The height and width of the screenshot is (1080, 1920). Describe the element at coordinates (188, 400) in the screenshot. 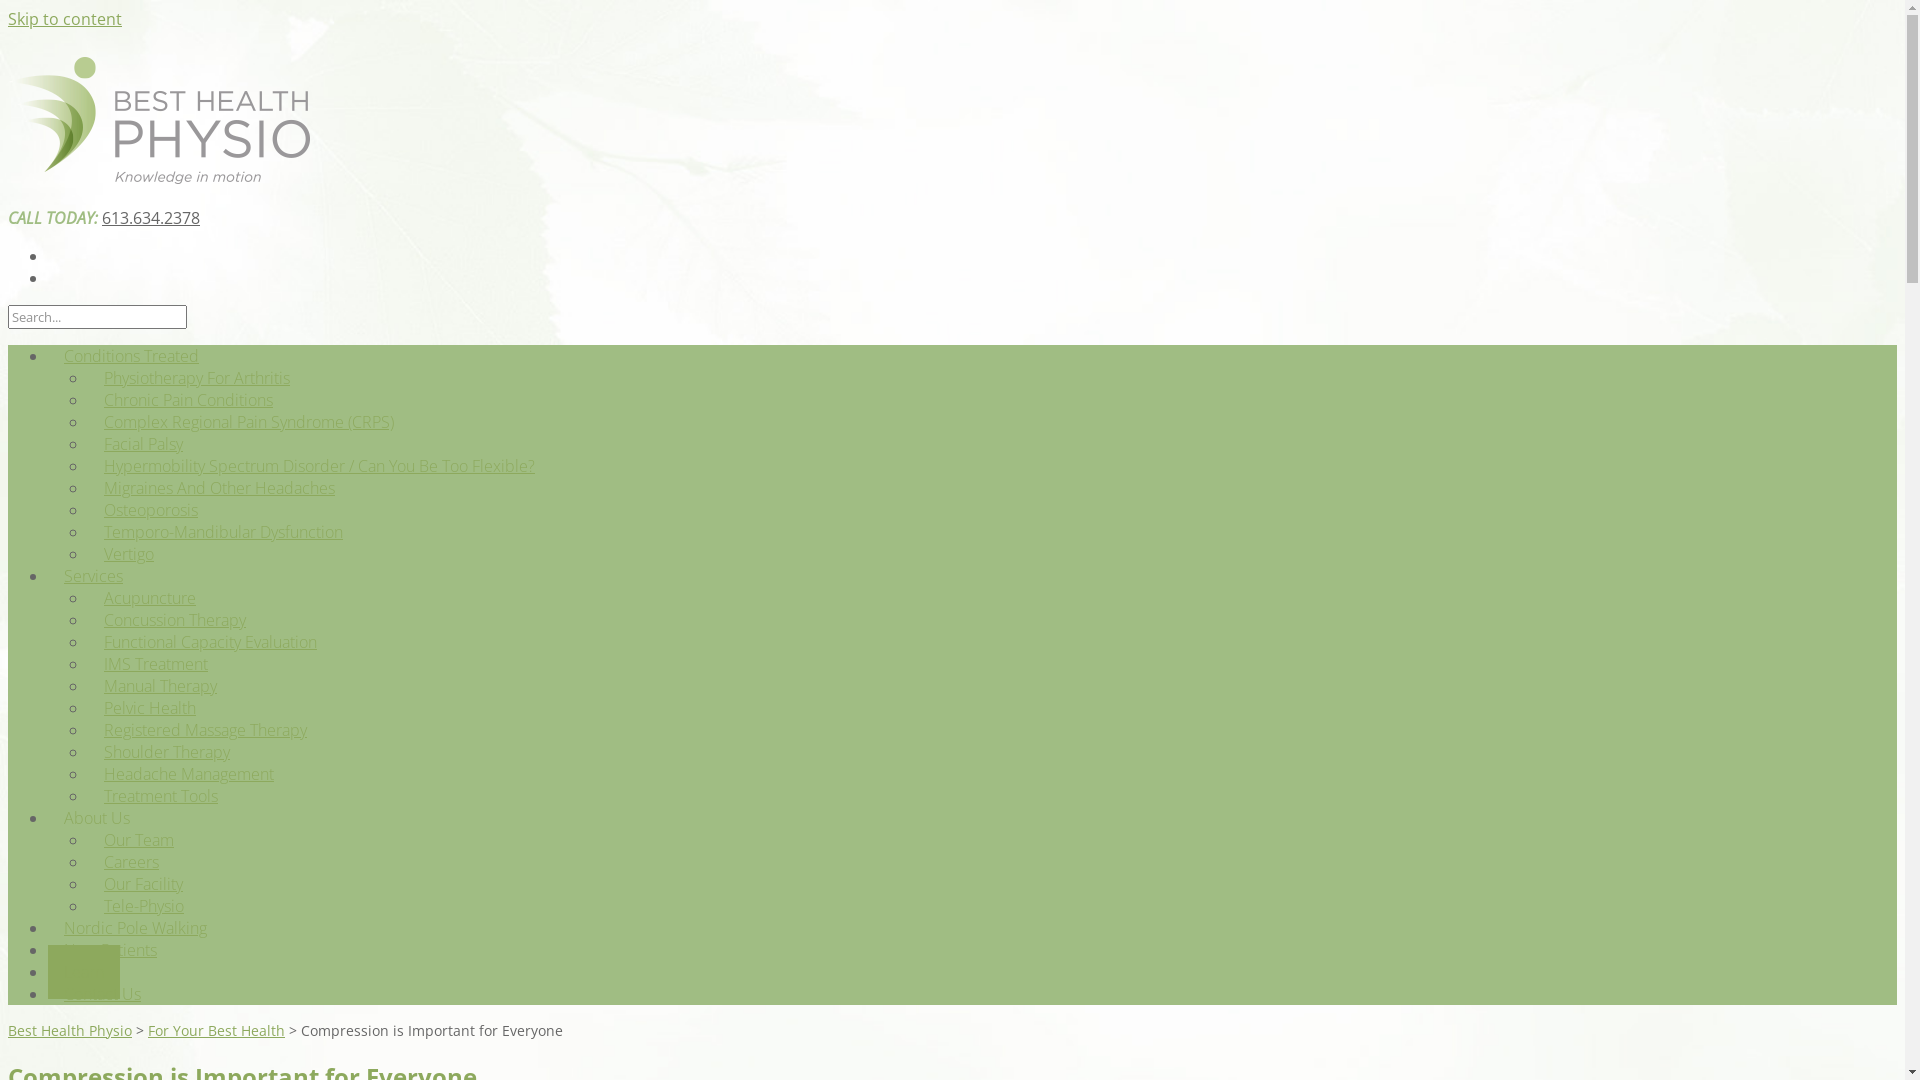

I see `'Chronic Pain Conditions'` at that location.